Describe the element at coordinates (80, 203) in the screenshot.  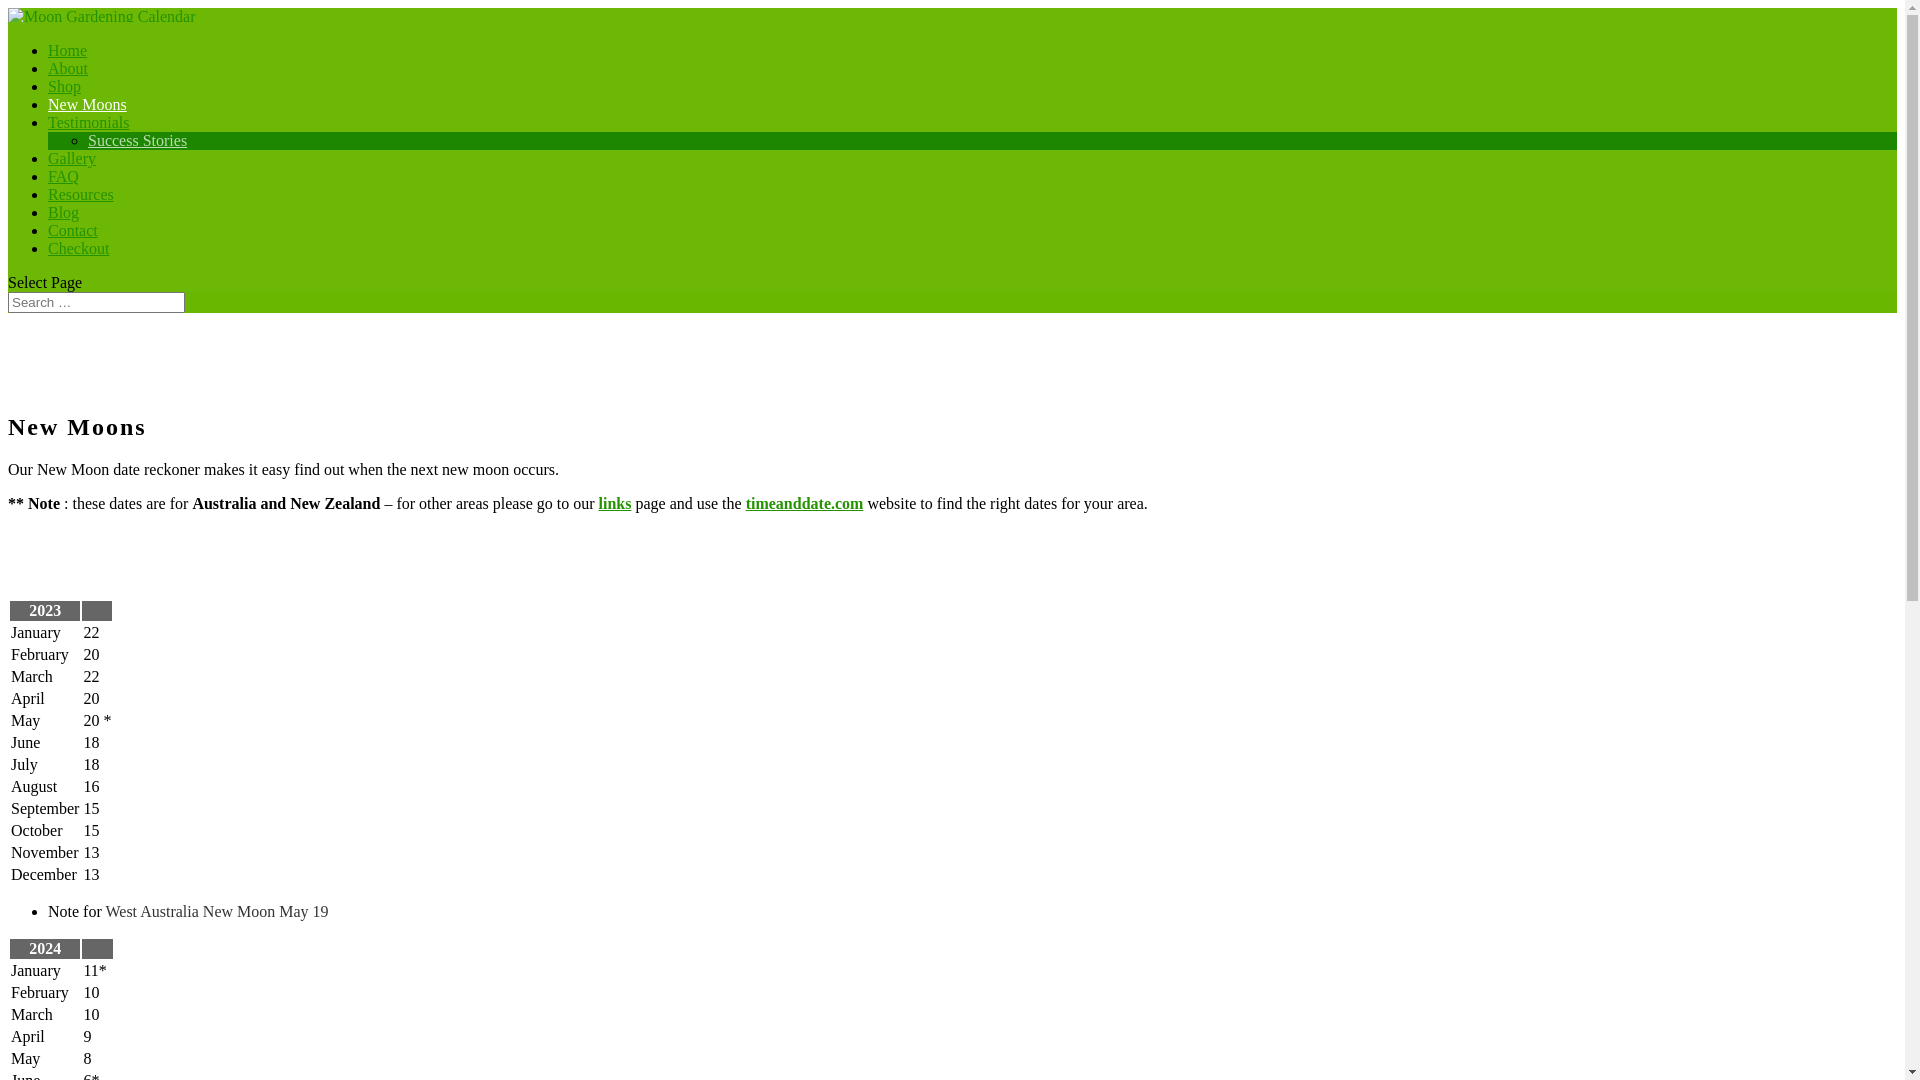
I see `'Resources'` at that location.